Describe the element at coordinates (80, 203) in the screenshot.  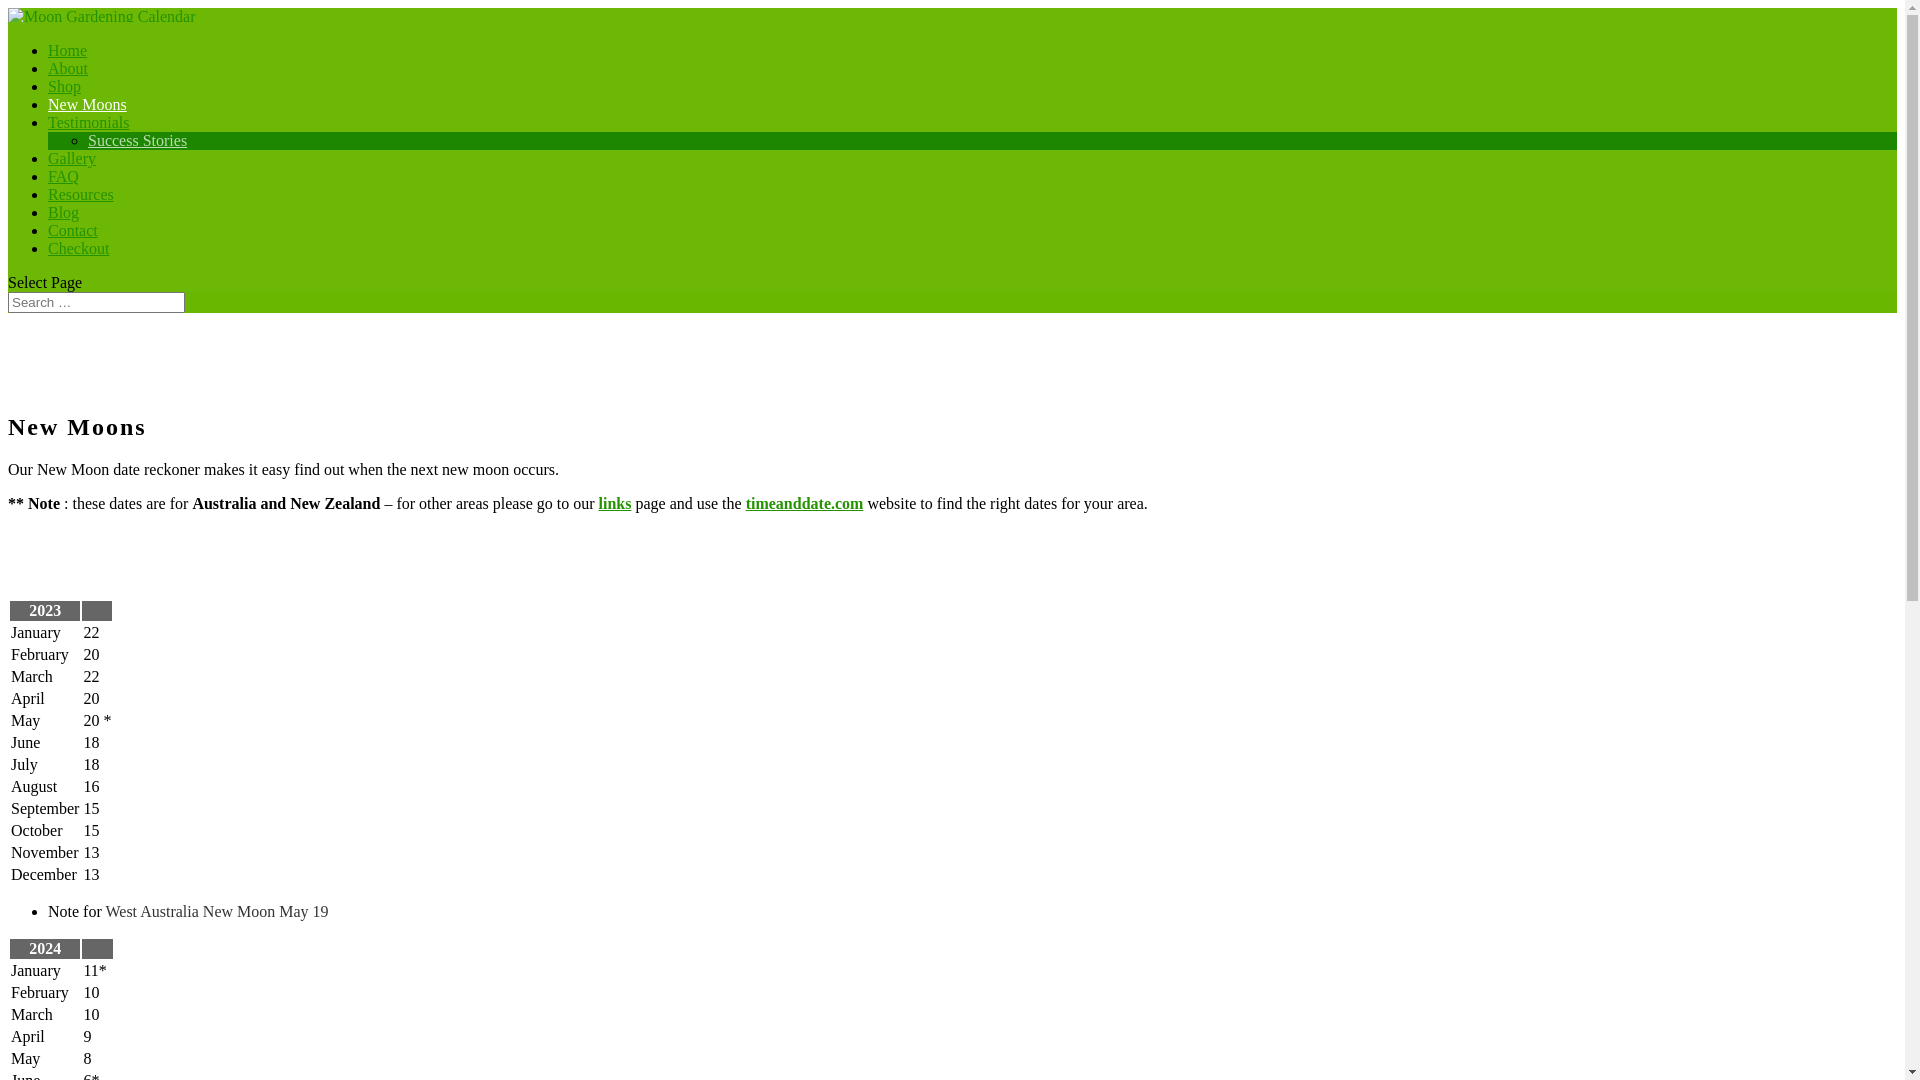
I see `'Resources'` at that location.